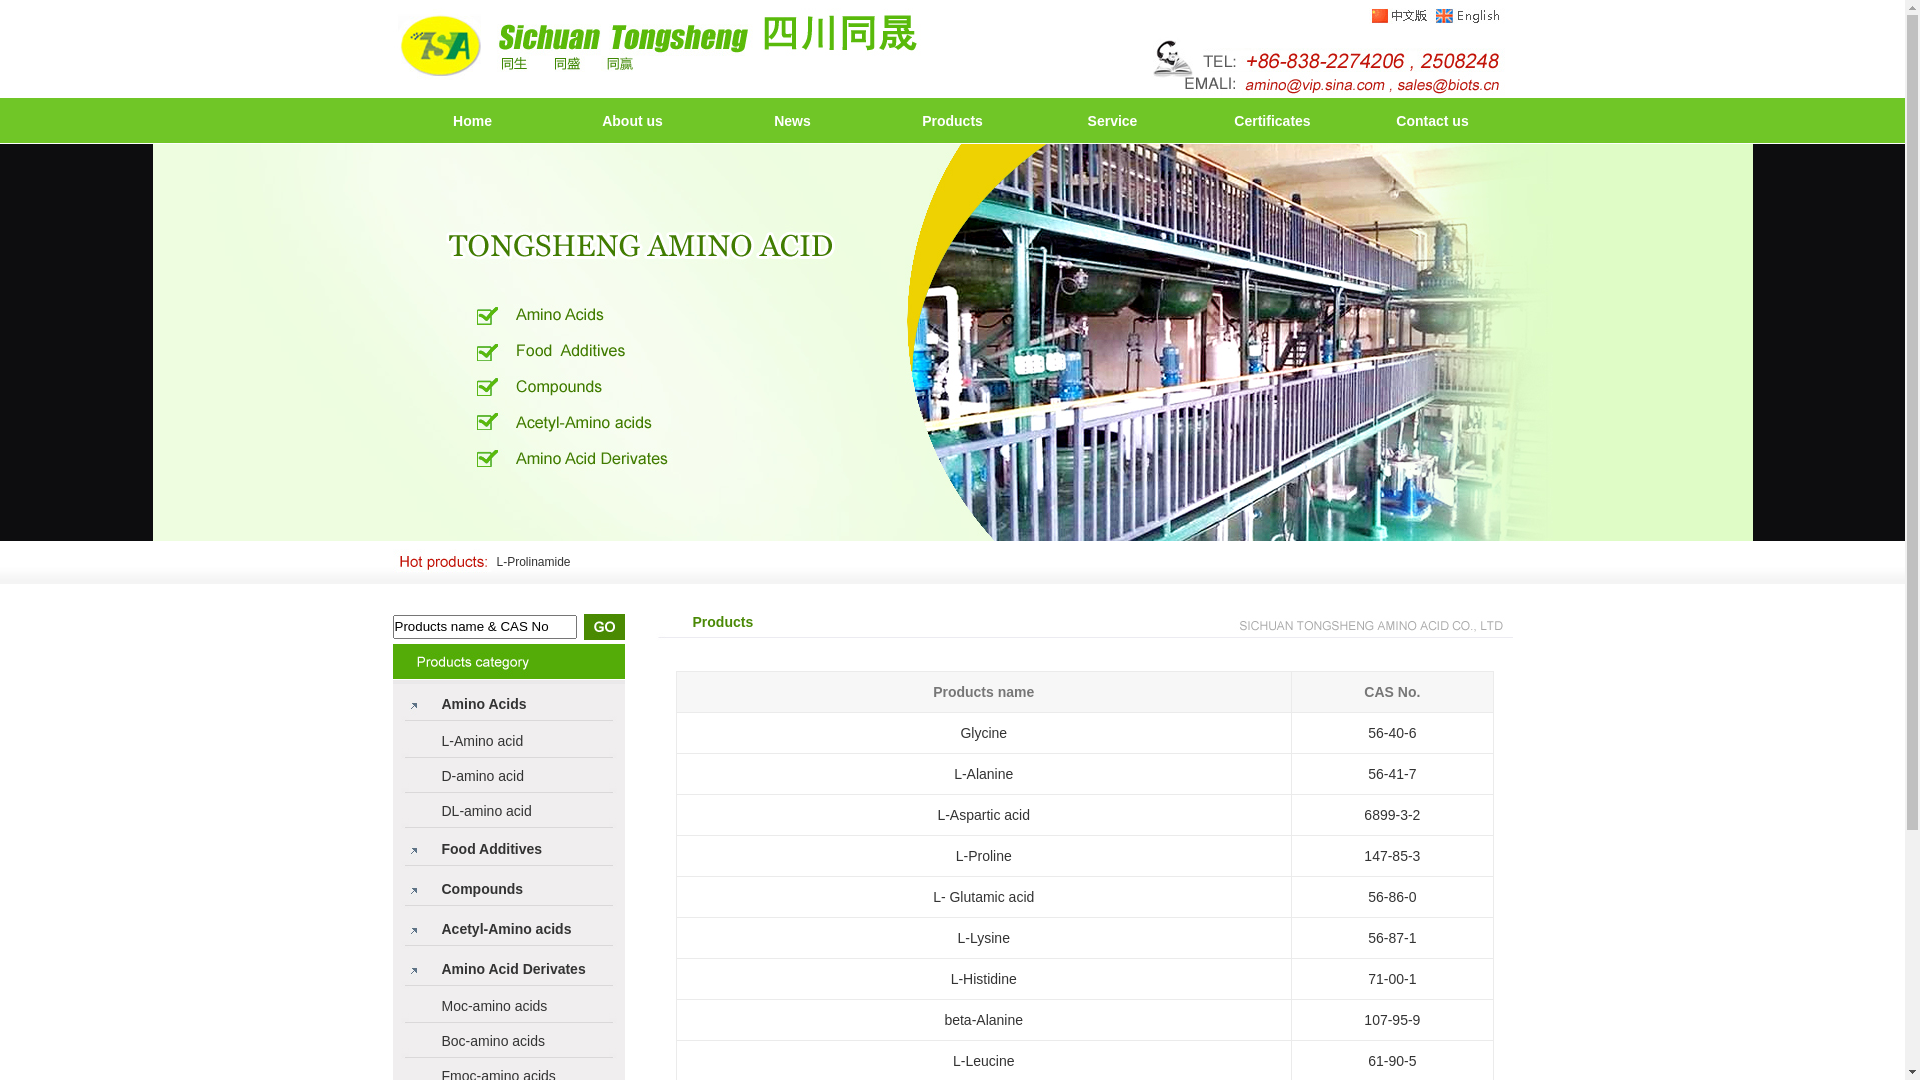 This screenshot has height=1080, width=1920. I want to click on 'L-Proline', so click(983, 855).